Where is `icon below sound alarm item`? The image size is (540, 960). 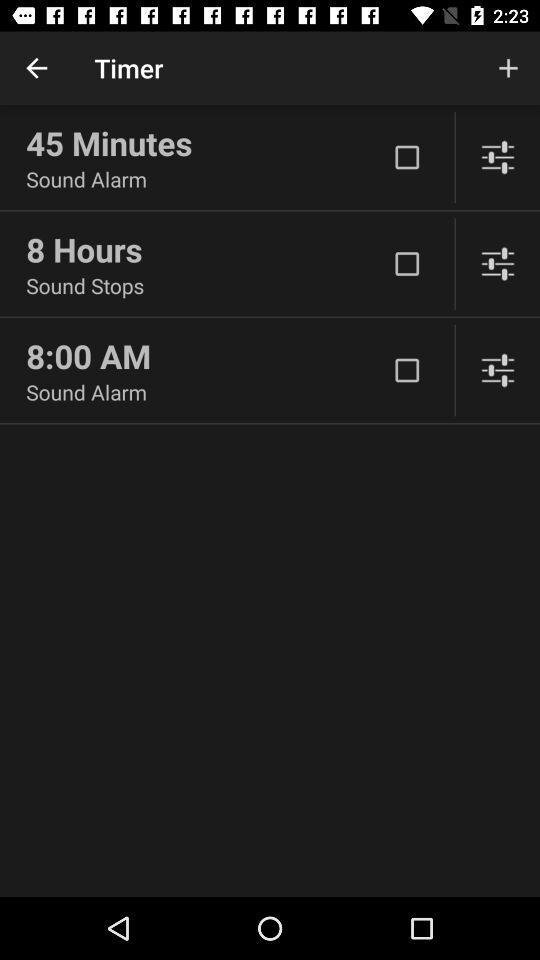 icon below sound alarm item is located at coordinates (205, 248).